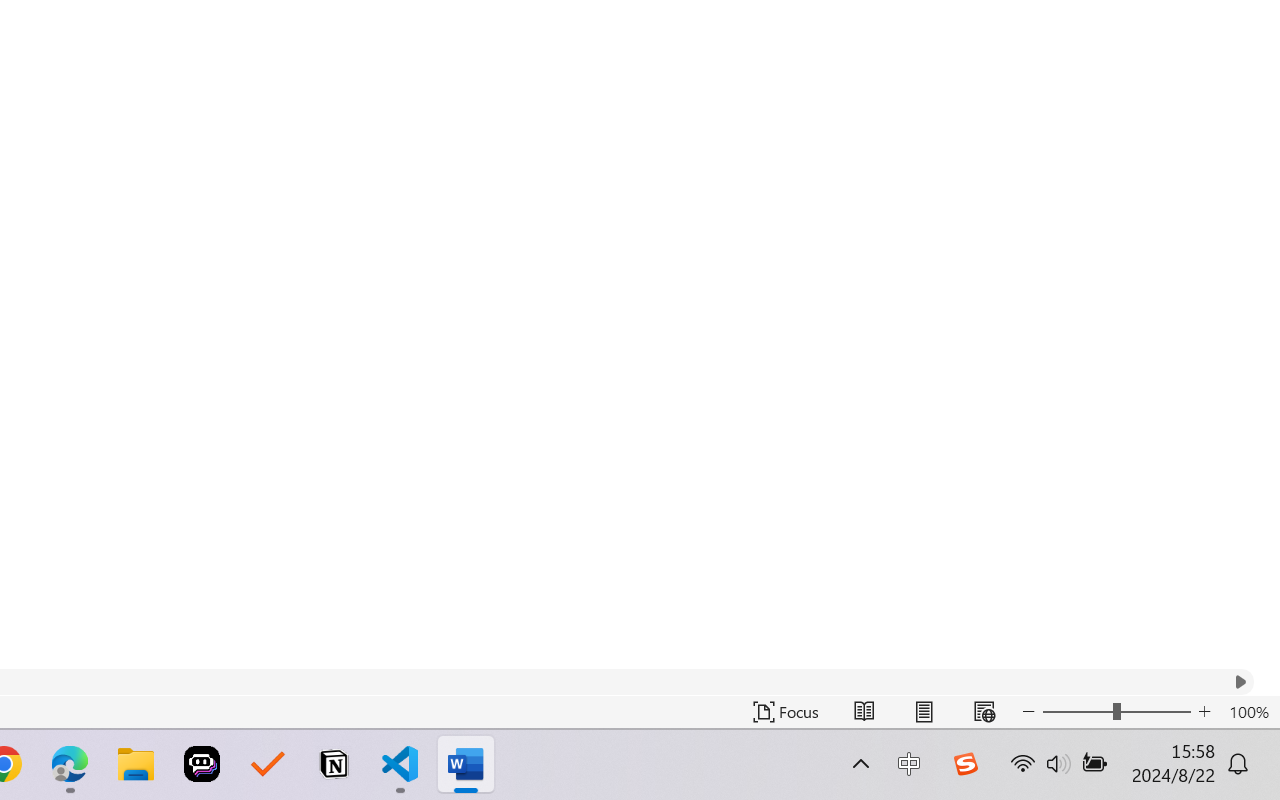 Image resolution: width=1280 pixels, height=800 pixels. Describe the element at coordinates (1239, 682) in the screenshot. I see `'Column right'` at that location.